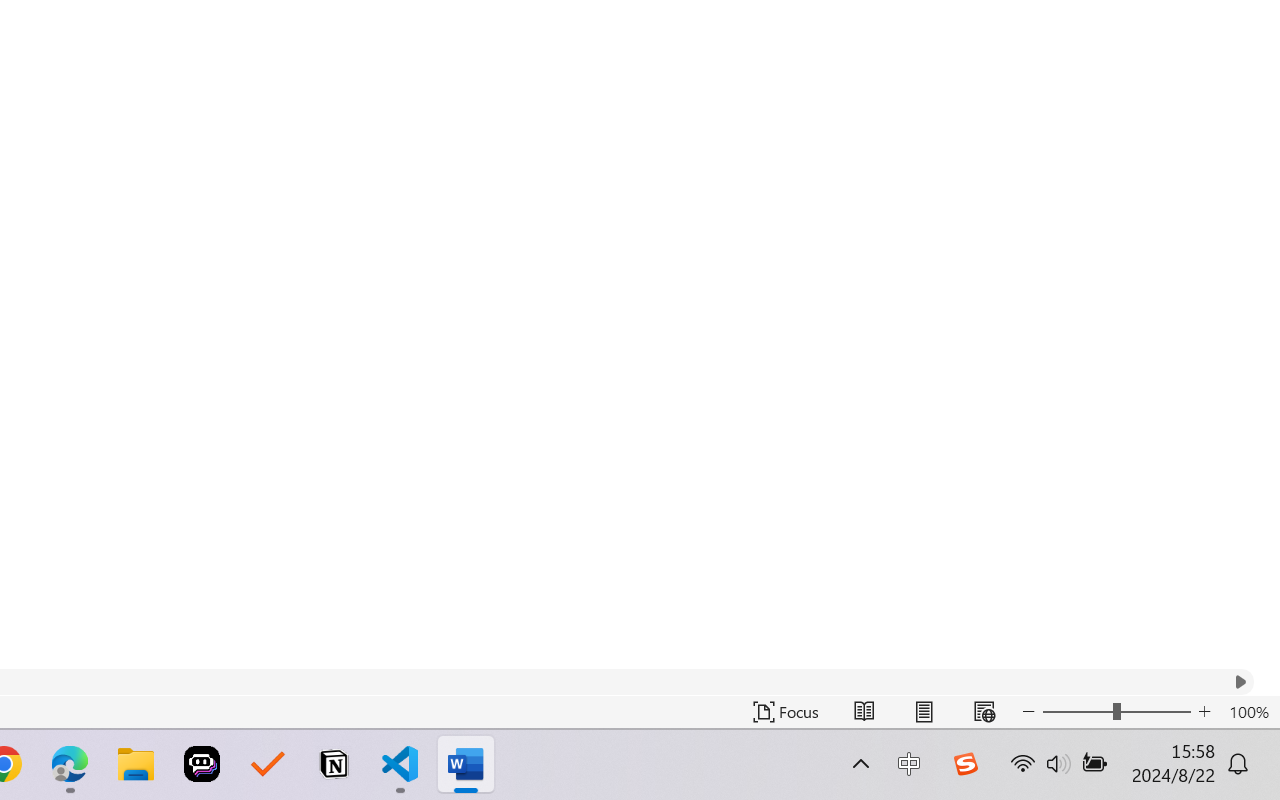 Image resolution: width=1280 pixels, height=800 pixels. Describe the element at coordinates (1239, 682) in the screenshot. I see `'Column right'` at that location.